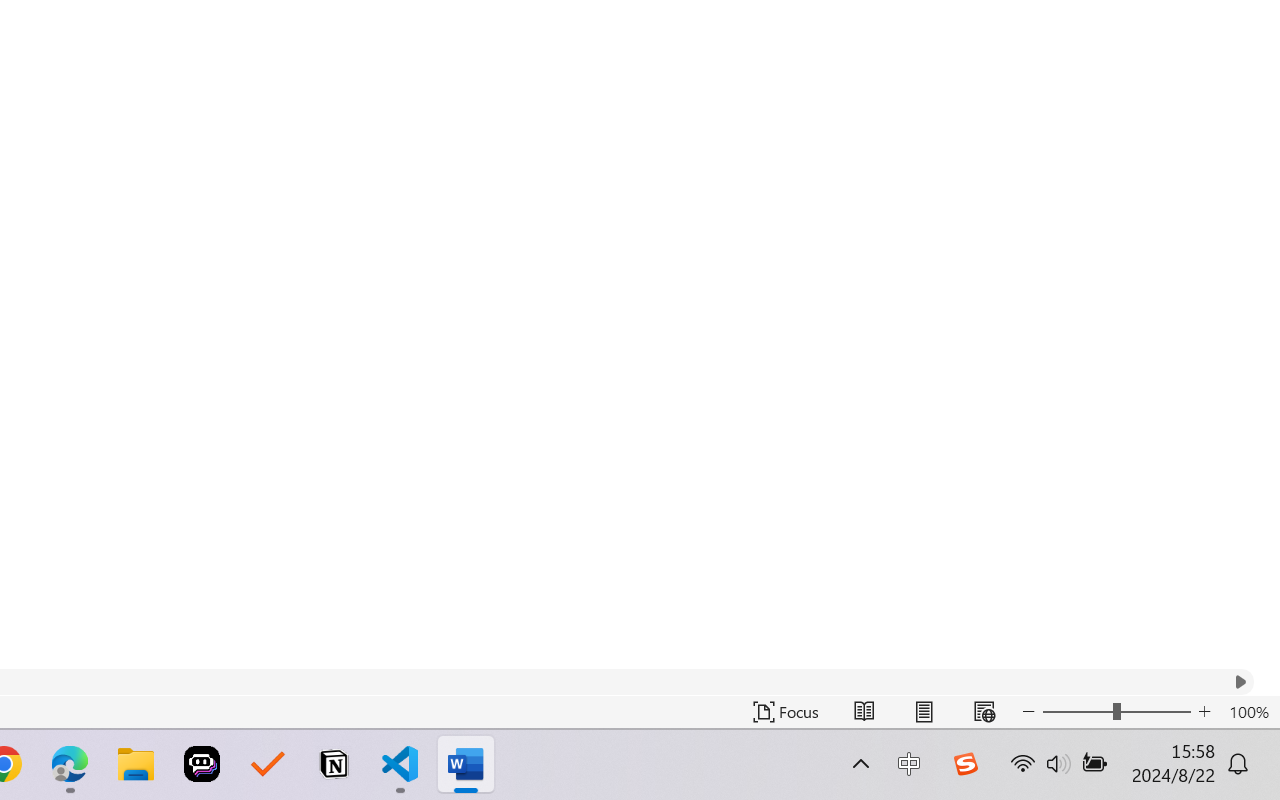 Image resolution: width=1280 pixels, height=800 pixels. Describe the element at coordinates (1239, 682) in the screenshot. I see `'Column right'` at that location.